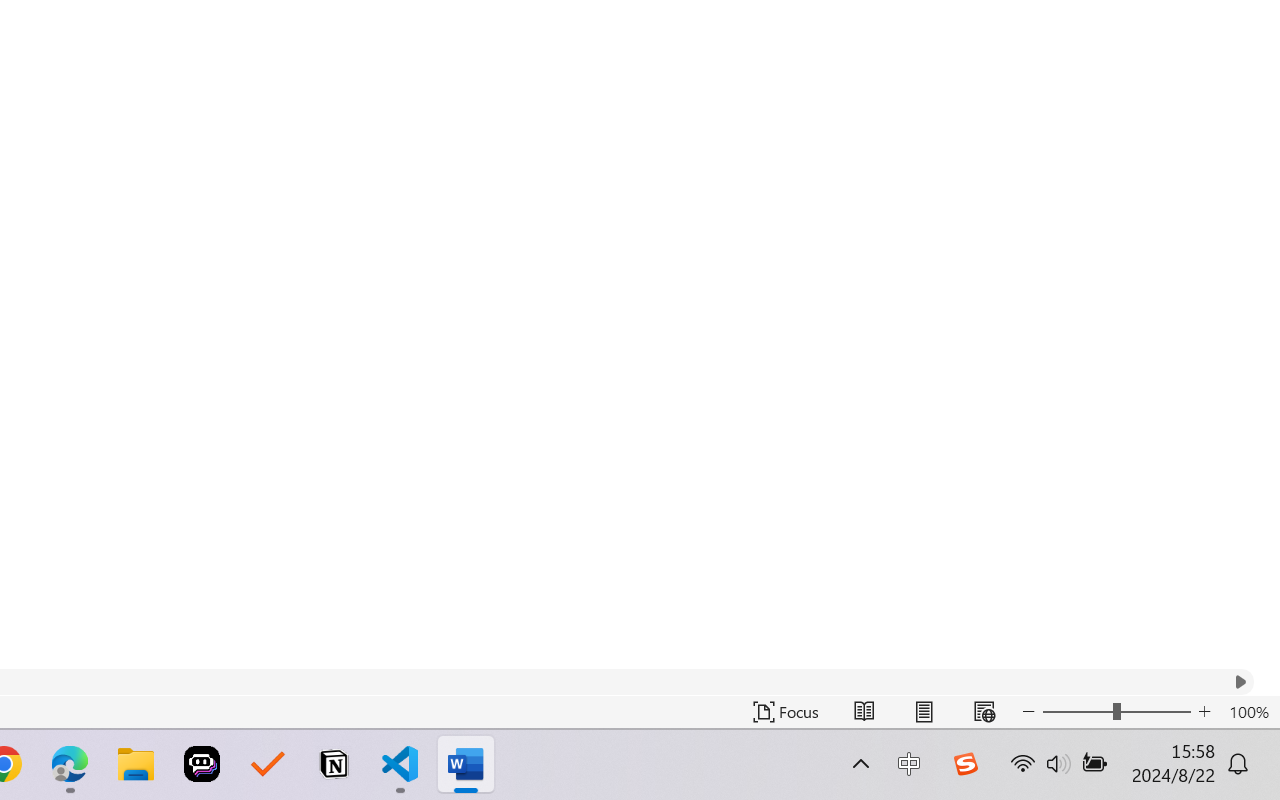 Image resolution: width=1280 pixels, height=800 pixels. Describe the element at coordinates (1239, 682) in the screenshot. I see `'Column right'` at that location.